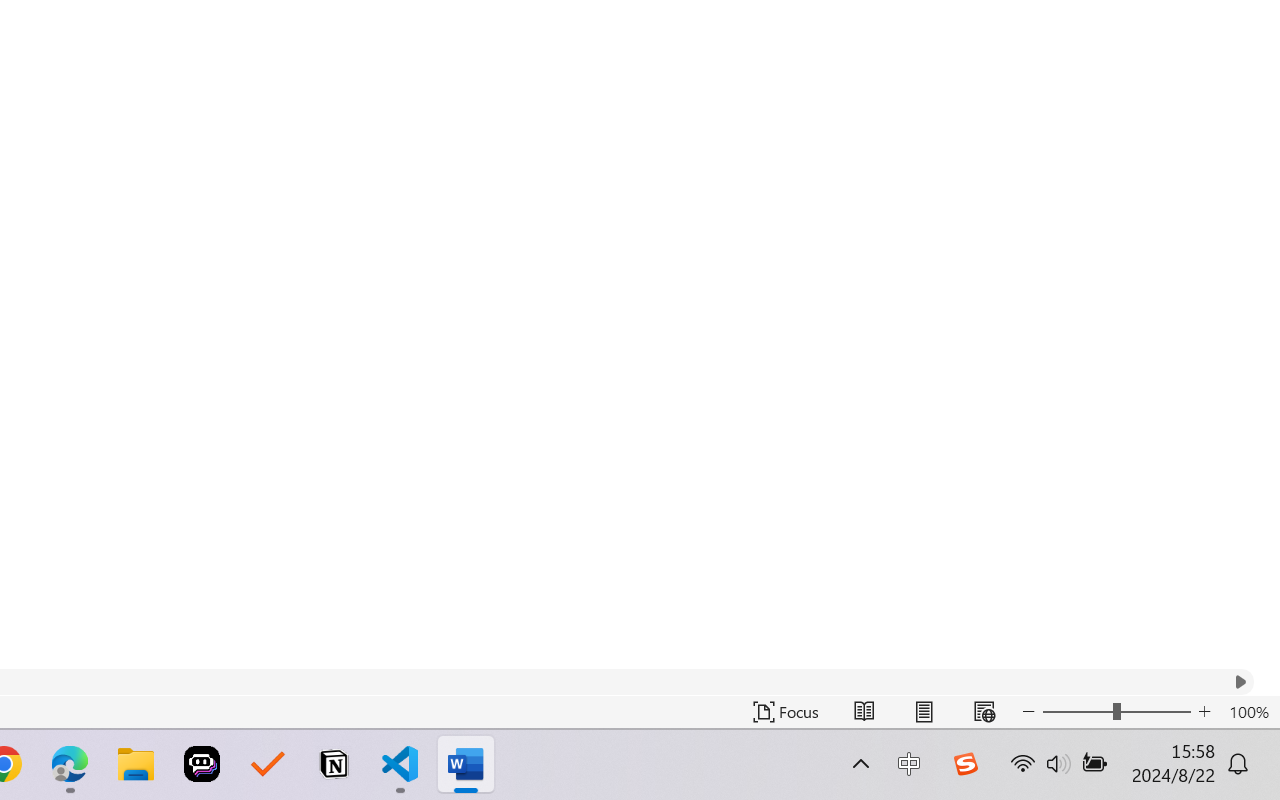 Image resolution: width=1280 pixels, height=800 pixels. Describe the element at coordinates (1239, 682) in the screenshot. I see `'Column right'` at that location.